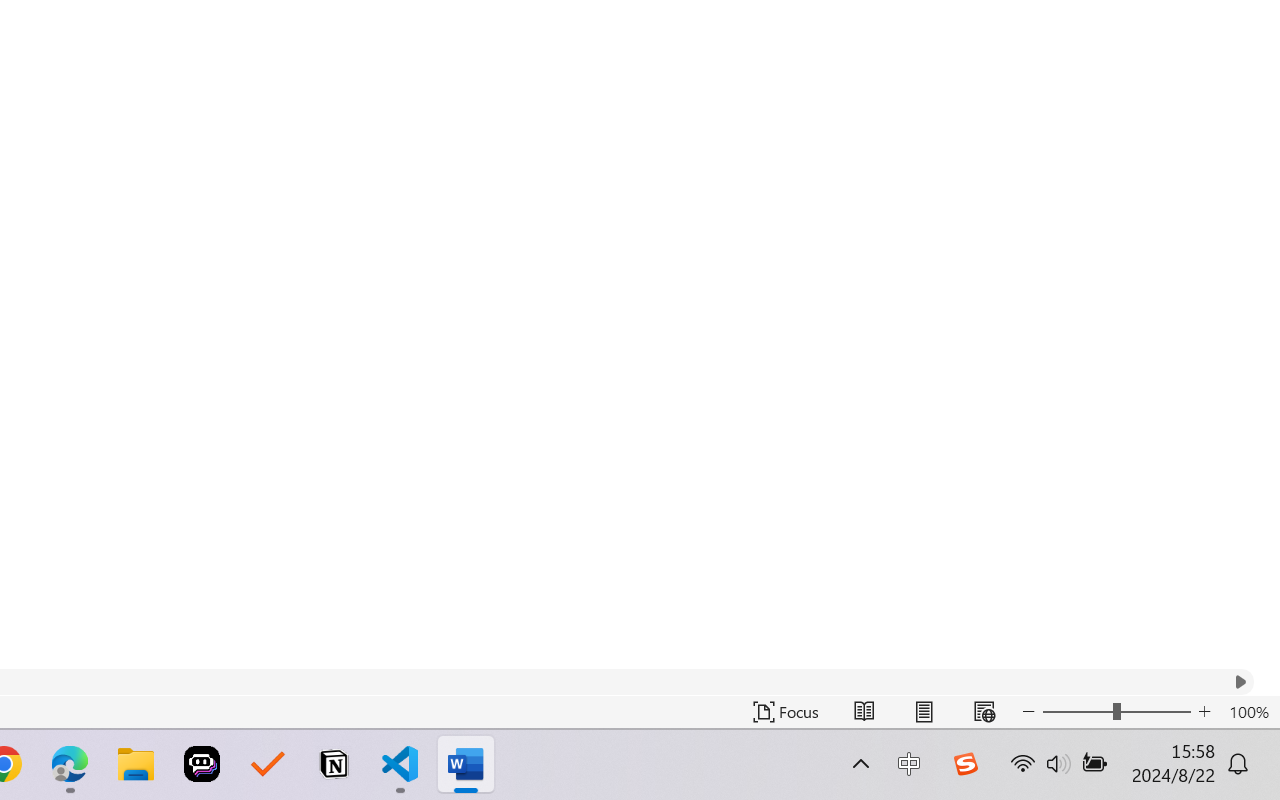 Image resolution: width=1280 pixels, height=800 pixels. Describe the element at coordinates (1239, 682) in the screenshot. I see `'Column right'` at that location.